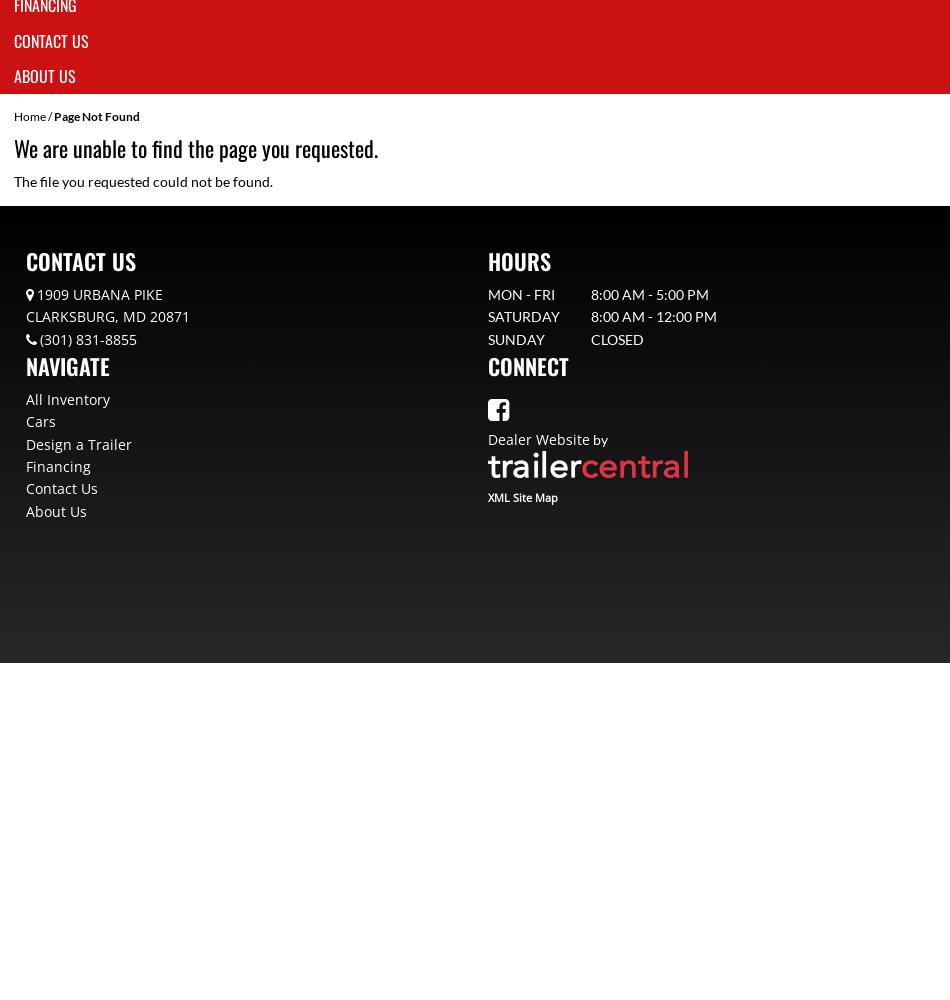 The width and height of the screenshot is (950, 1000). I want to click on '1909 URBANA PIKE', so click(100, 293).